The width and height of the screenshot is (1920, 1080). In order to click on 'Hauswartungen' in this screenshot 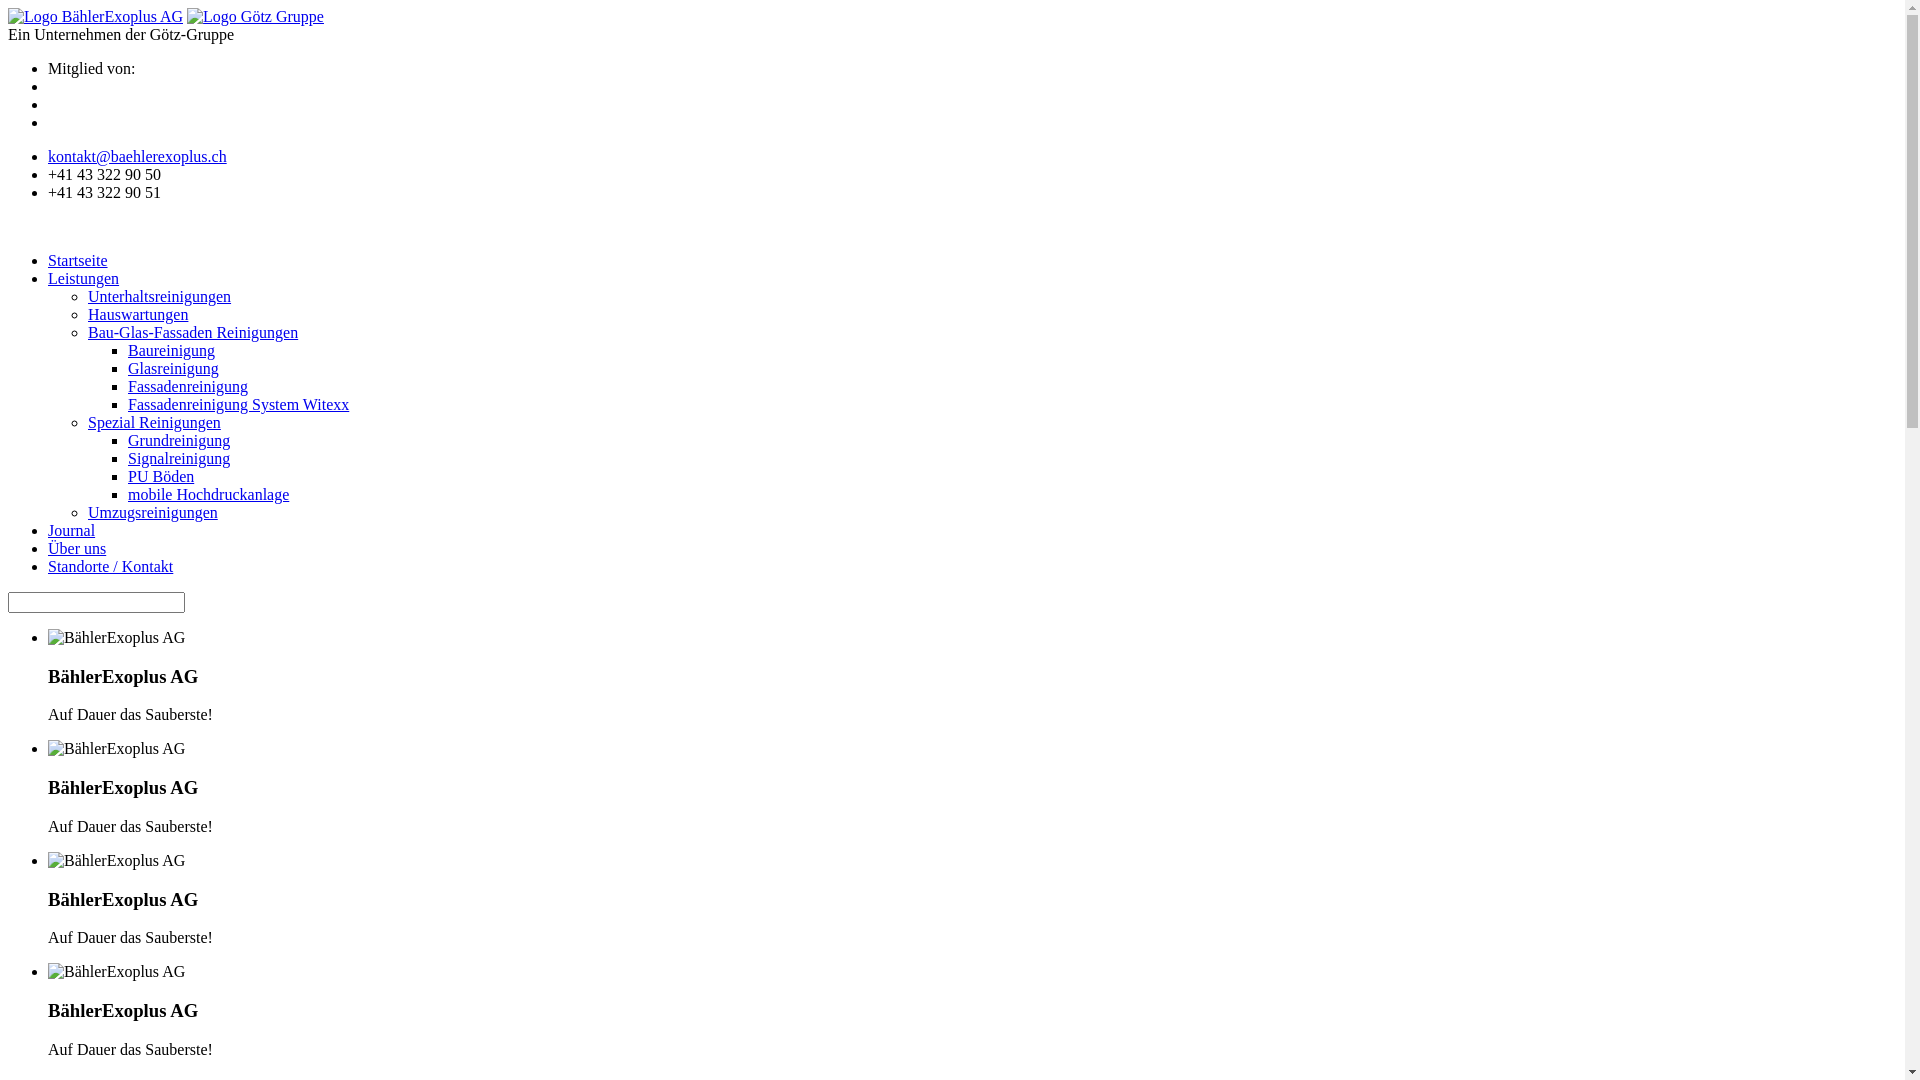, I will do `click(137, 314)`.